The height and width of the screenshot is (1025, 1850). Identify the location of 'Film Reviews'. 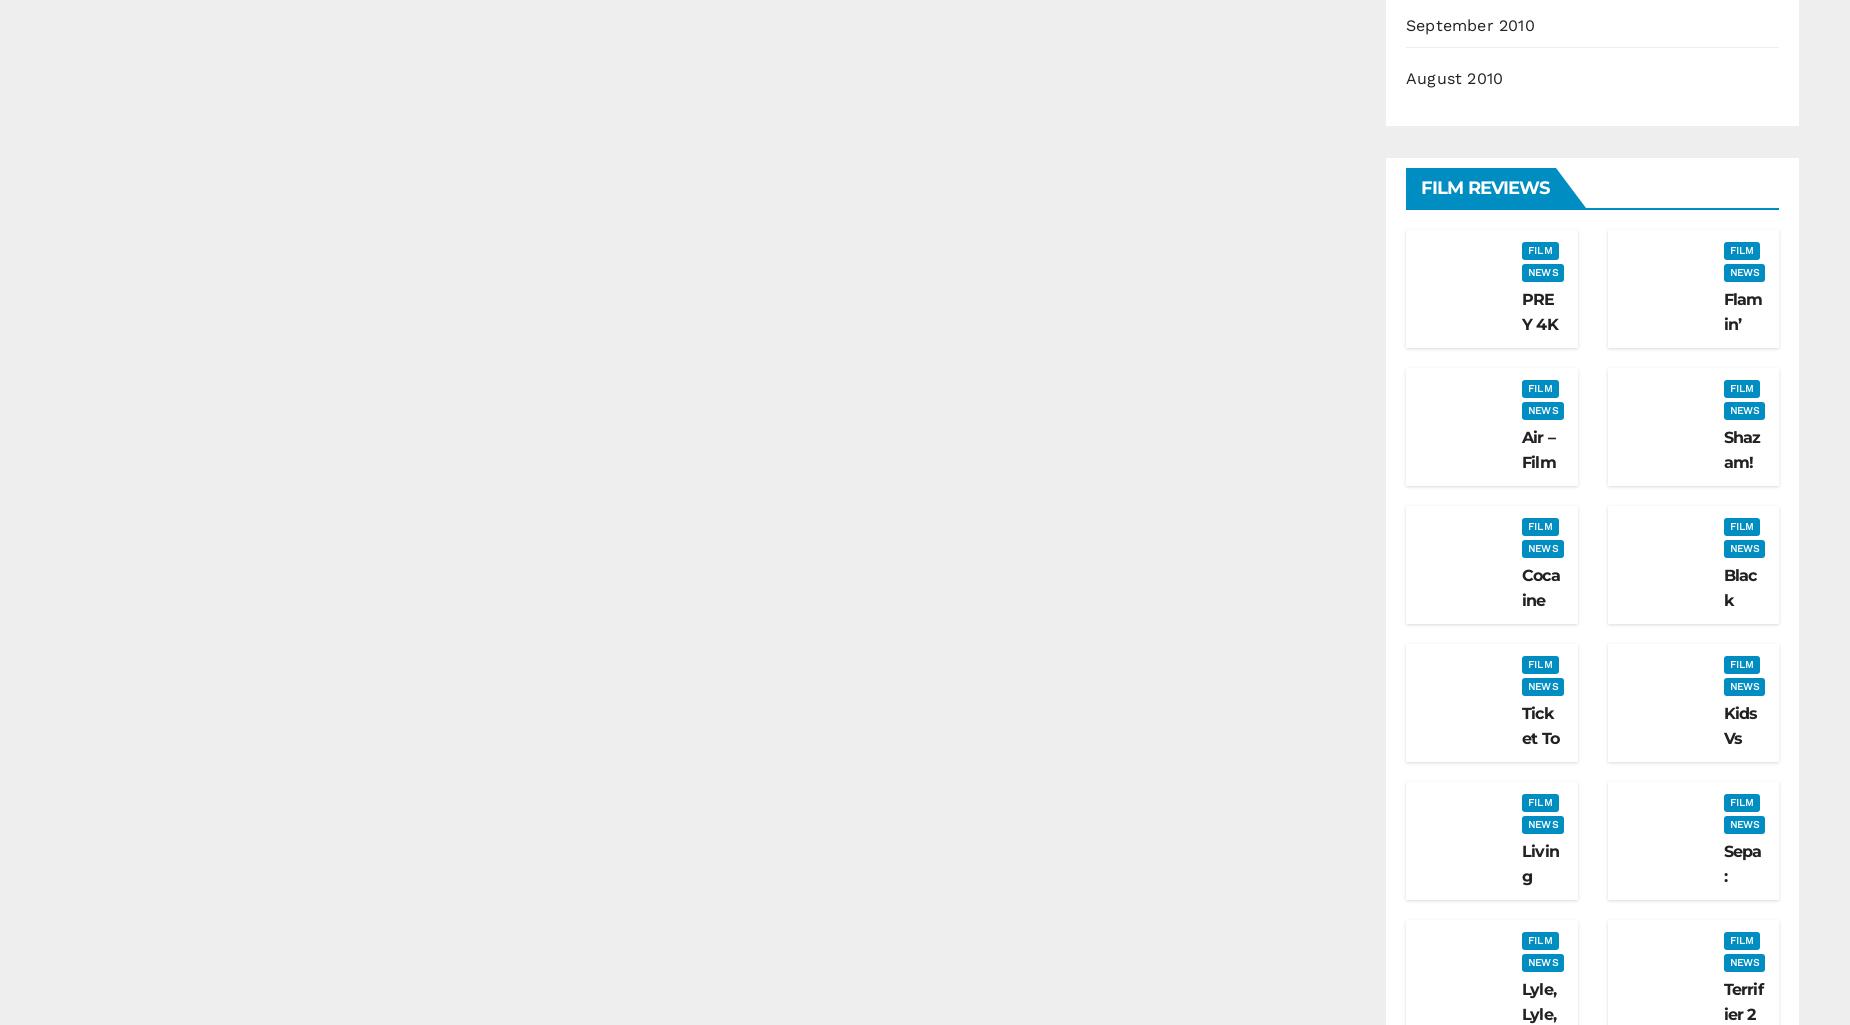
(1484, 187).